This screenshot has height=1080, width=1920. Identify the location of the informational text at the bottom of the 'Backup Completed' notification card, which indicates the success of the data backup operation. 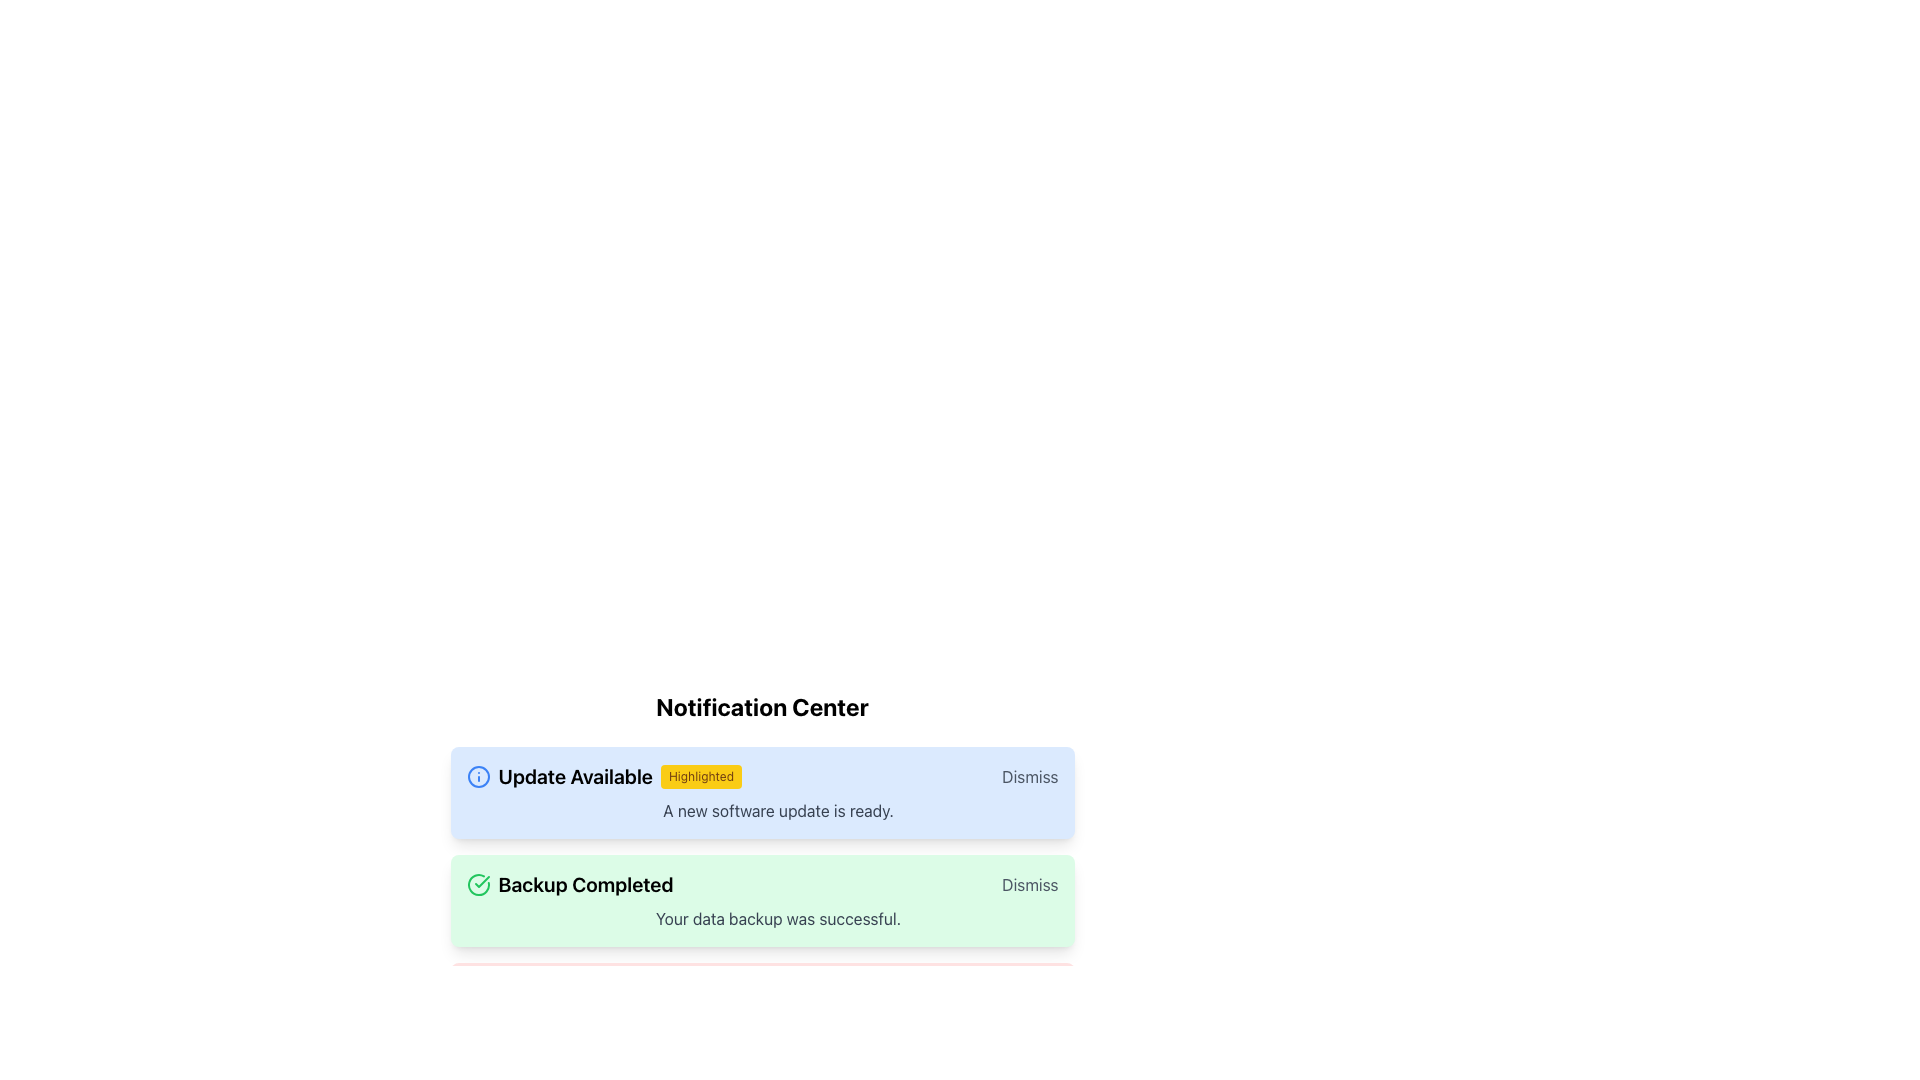
(777, 918).